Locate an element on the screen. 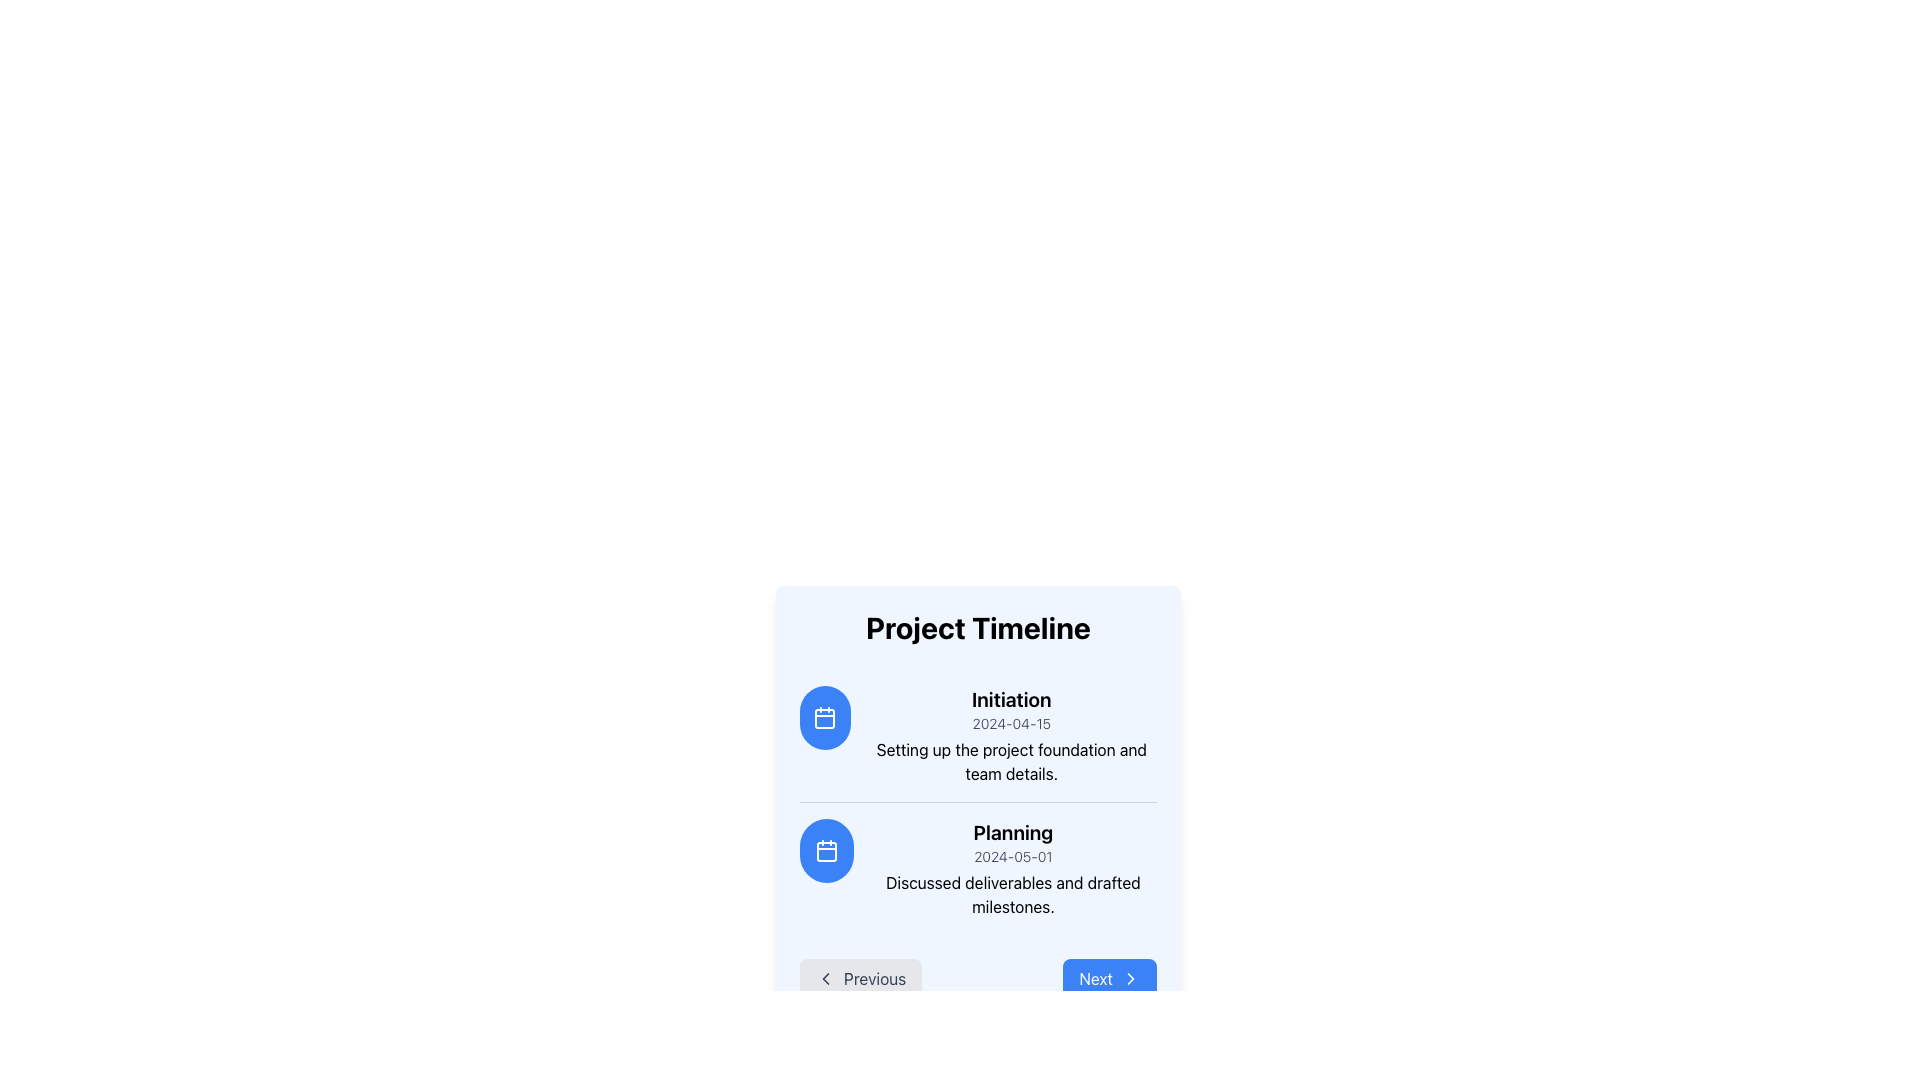  title or stage name of the timeline entry located above the date label '2024-04-15' and the description text in the top section of the timeline component is located at coordinates (1011, 698).